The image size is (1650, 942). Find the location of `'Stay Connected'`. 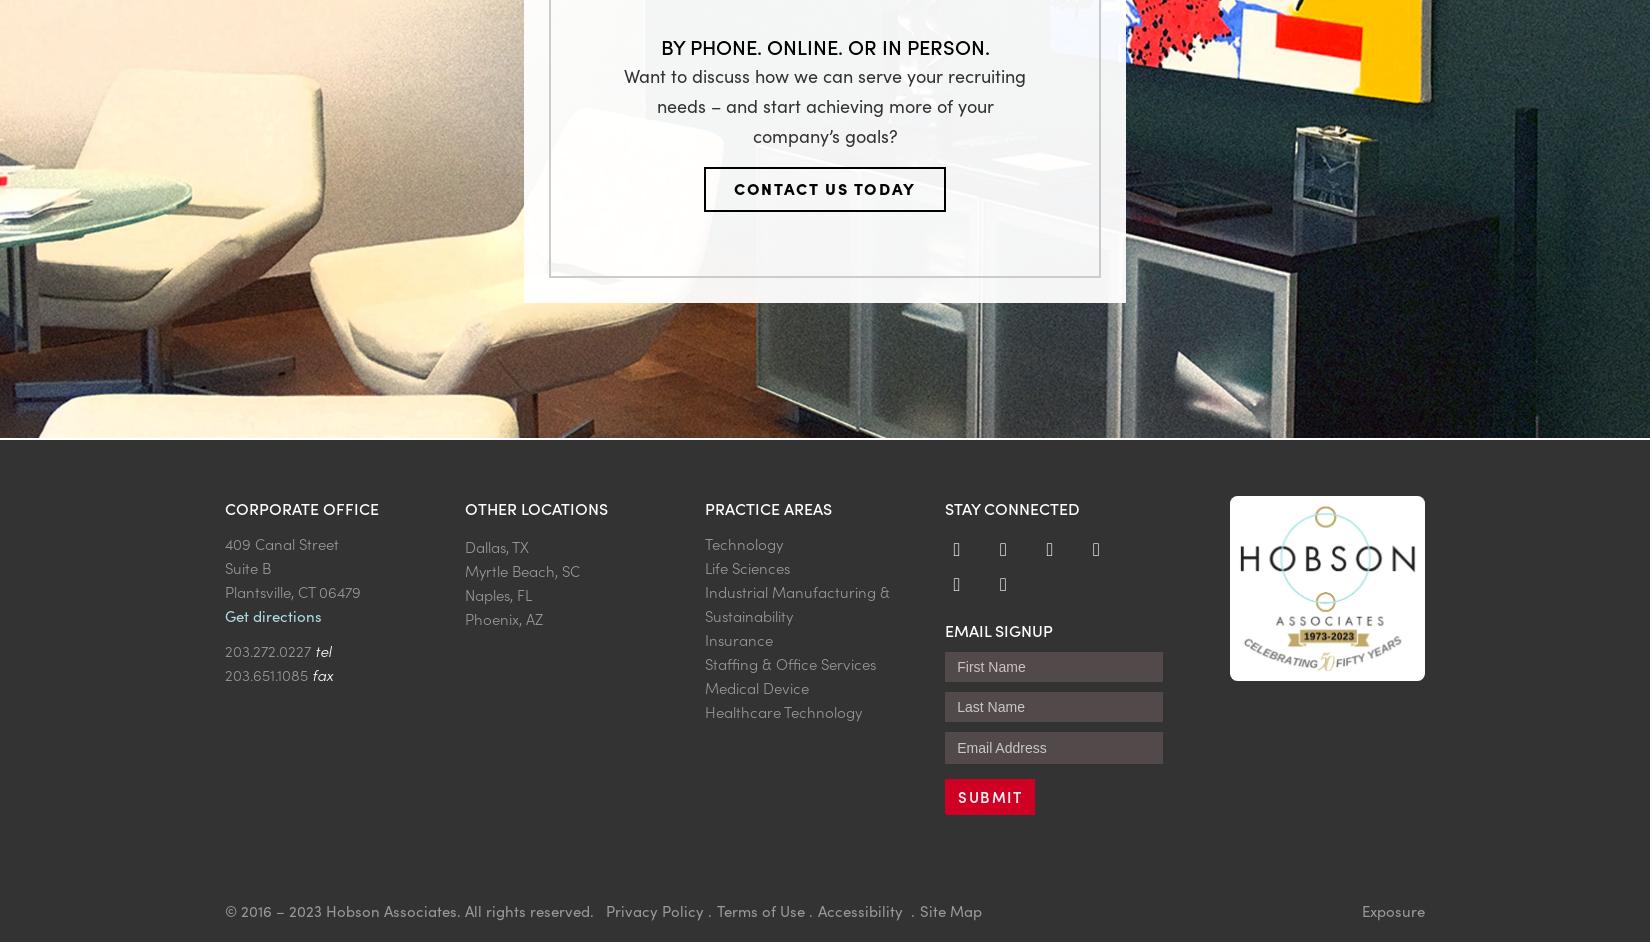

'Stay Connected' is located at coordinates (1012, 508).